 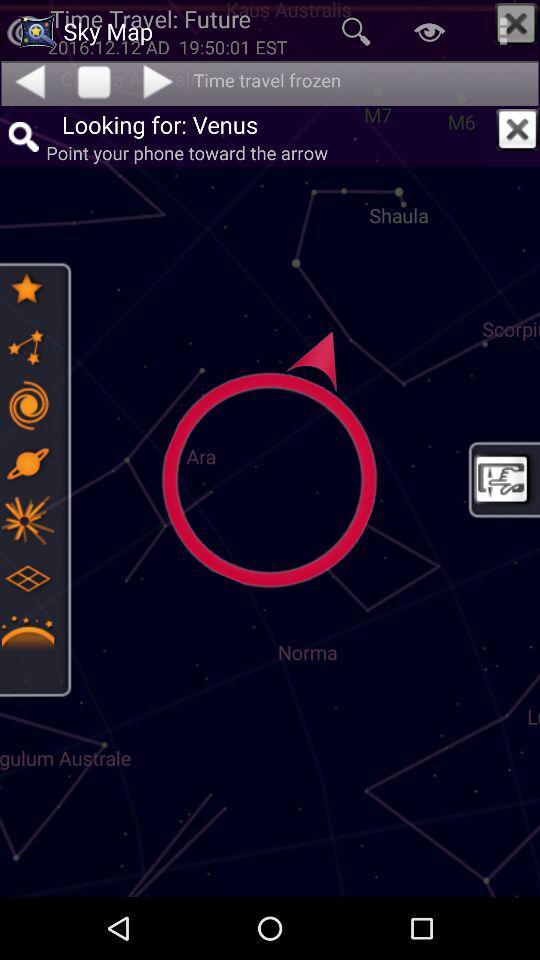 What do you see at coordinates (26, 288) in the screenshot?
I see `the star icon` at bounding box center [26, 288].